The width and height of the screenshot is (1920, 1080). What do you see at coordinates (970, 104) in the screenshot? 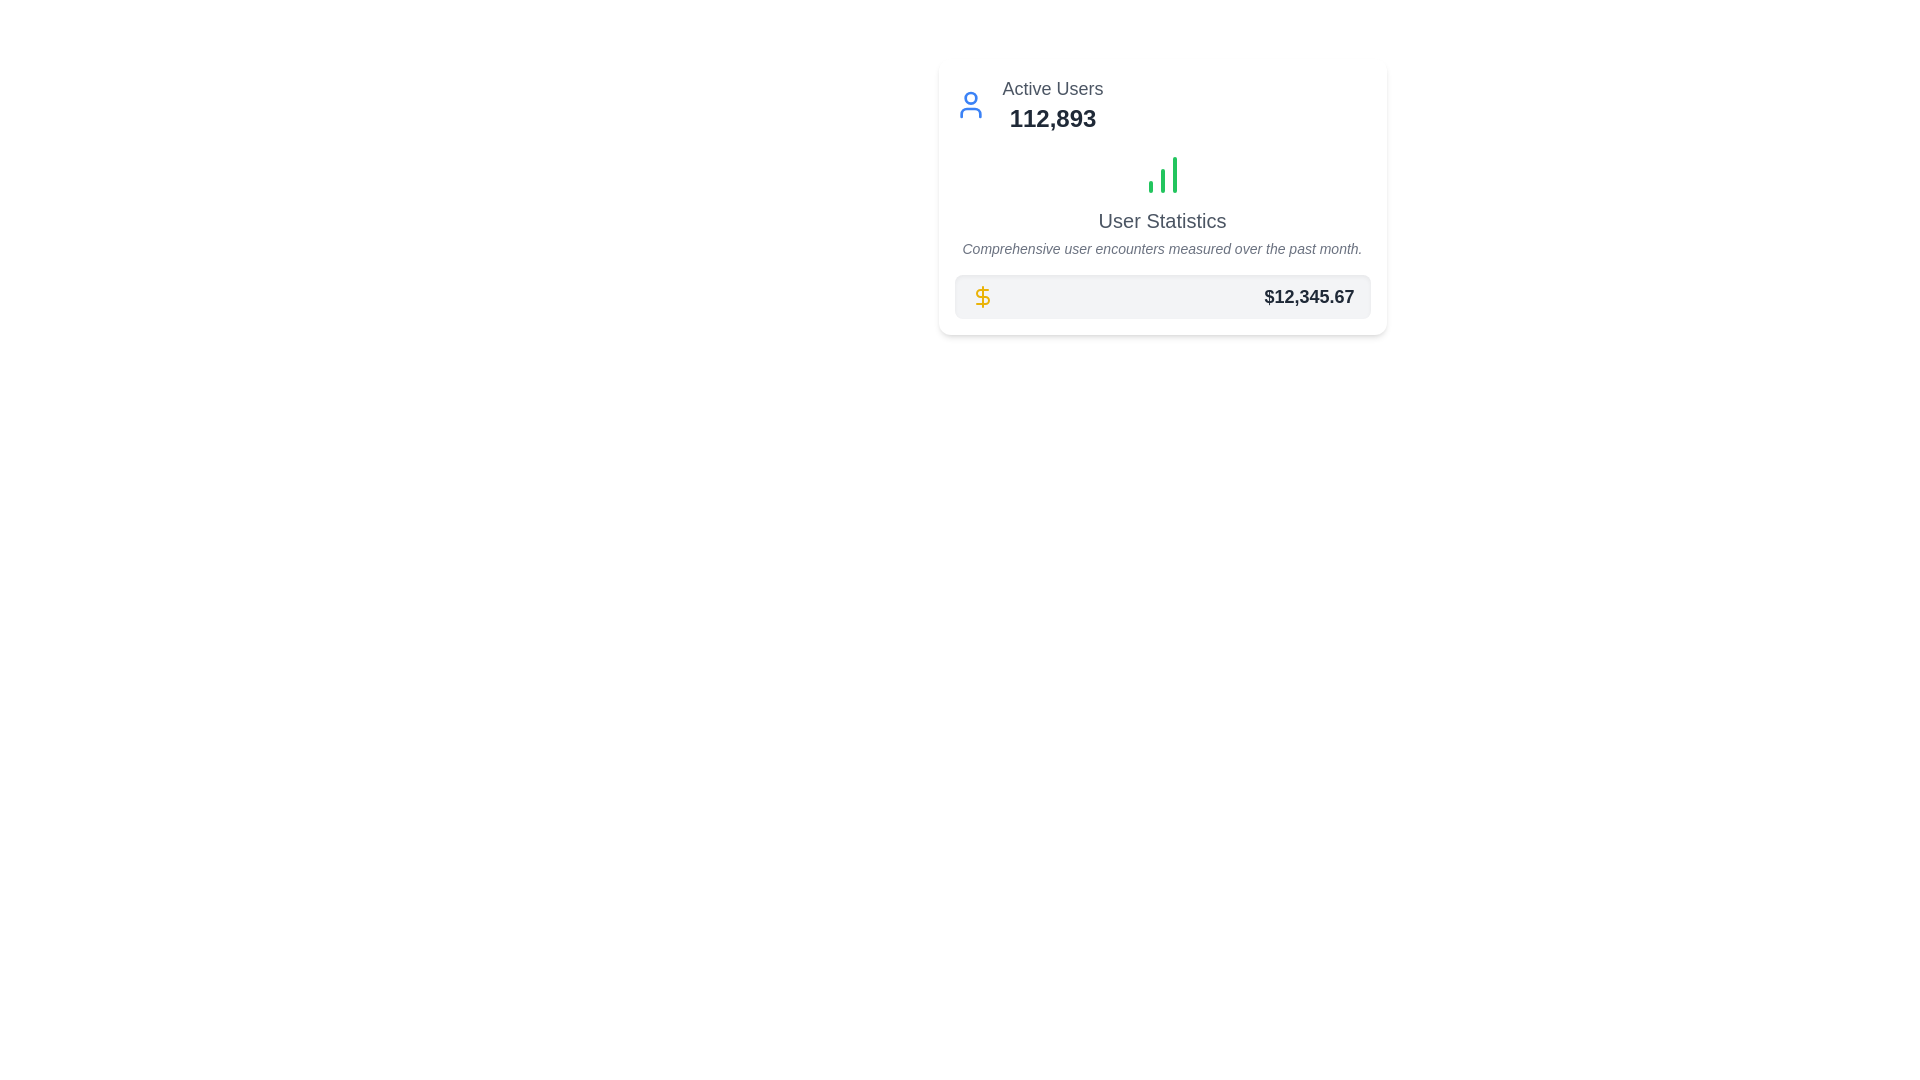
I see `the blue outlined user icon located to the left of the text 'Active Users 112,893' within the user statistics section` at bounding box center [970, 104].